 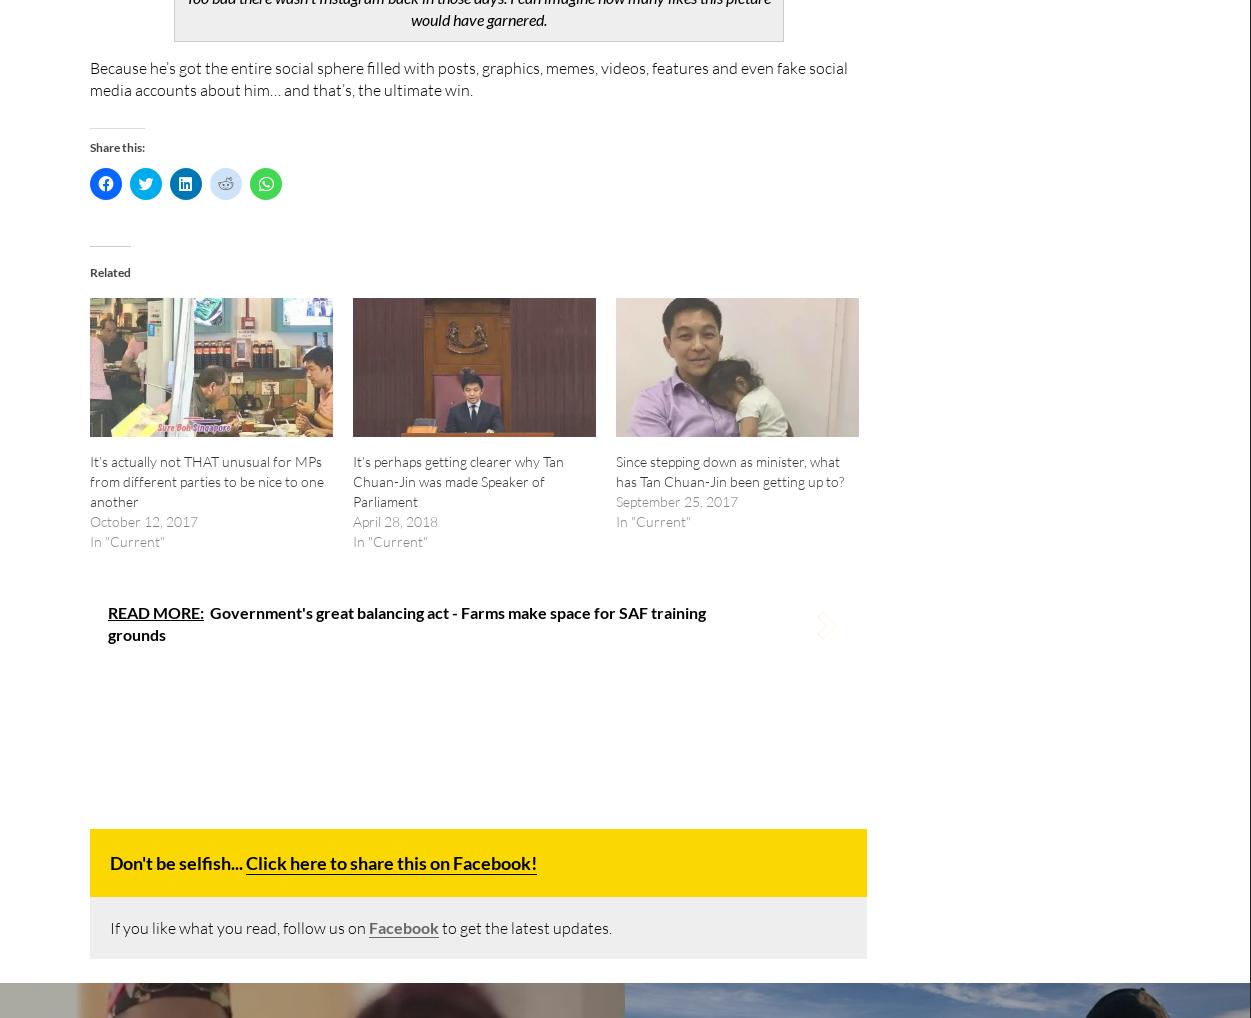 I want to click on 'If you like what you read, follow us on', so click(x=238, y=925).